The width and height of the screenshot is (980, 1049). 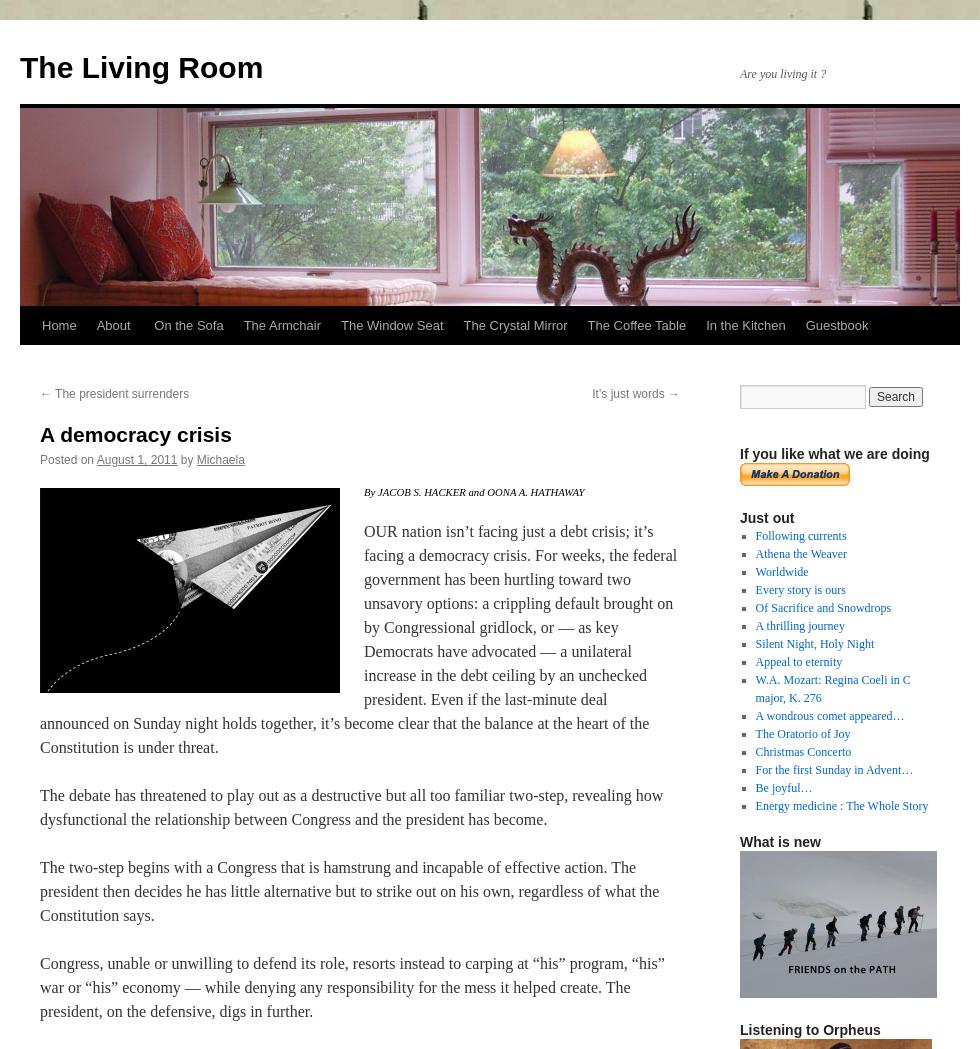 What do you see at coordinates (39, 433) in the screenshot?
I see `'A democracy crisis'` at bounding box center [39, 433].